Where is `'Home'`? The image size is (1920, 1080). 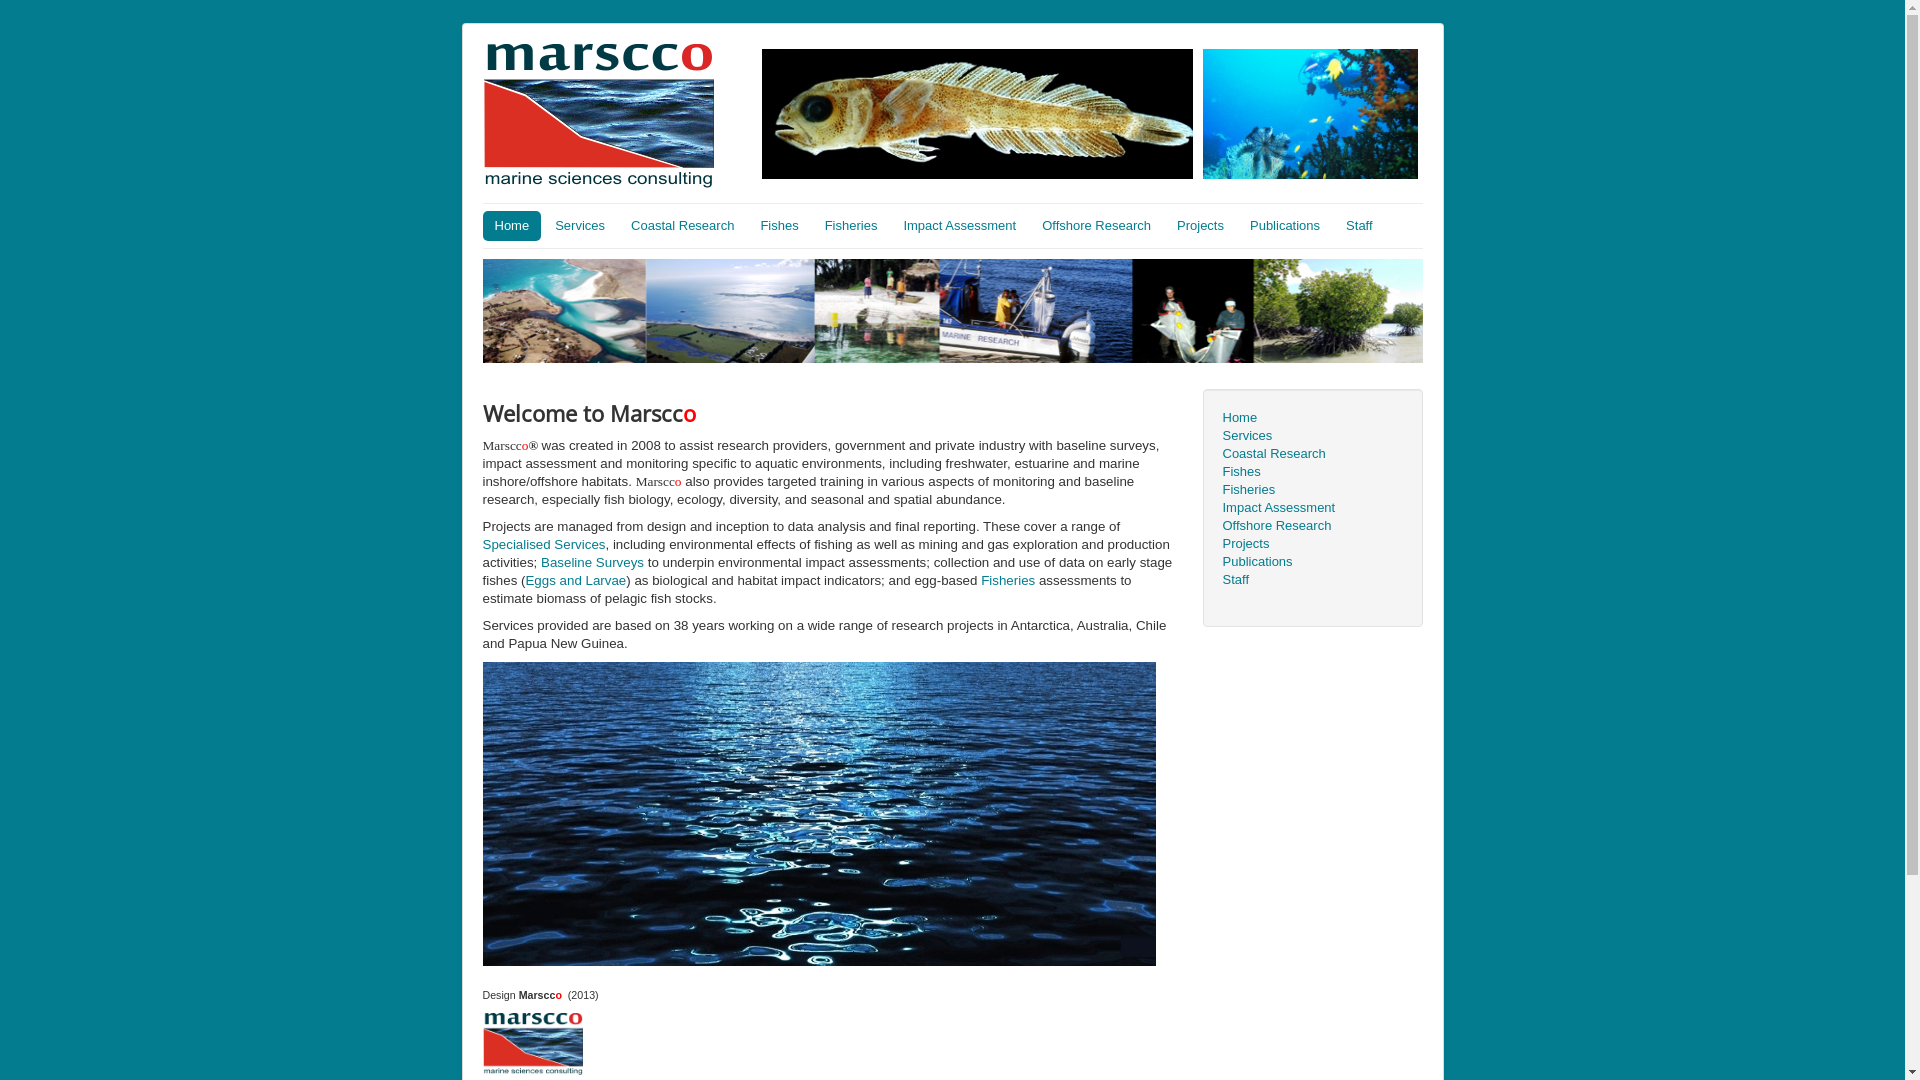
'Home' is located at coordinates (511, 225).